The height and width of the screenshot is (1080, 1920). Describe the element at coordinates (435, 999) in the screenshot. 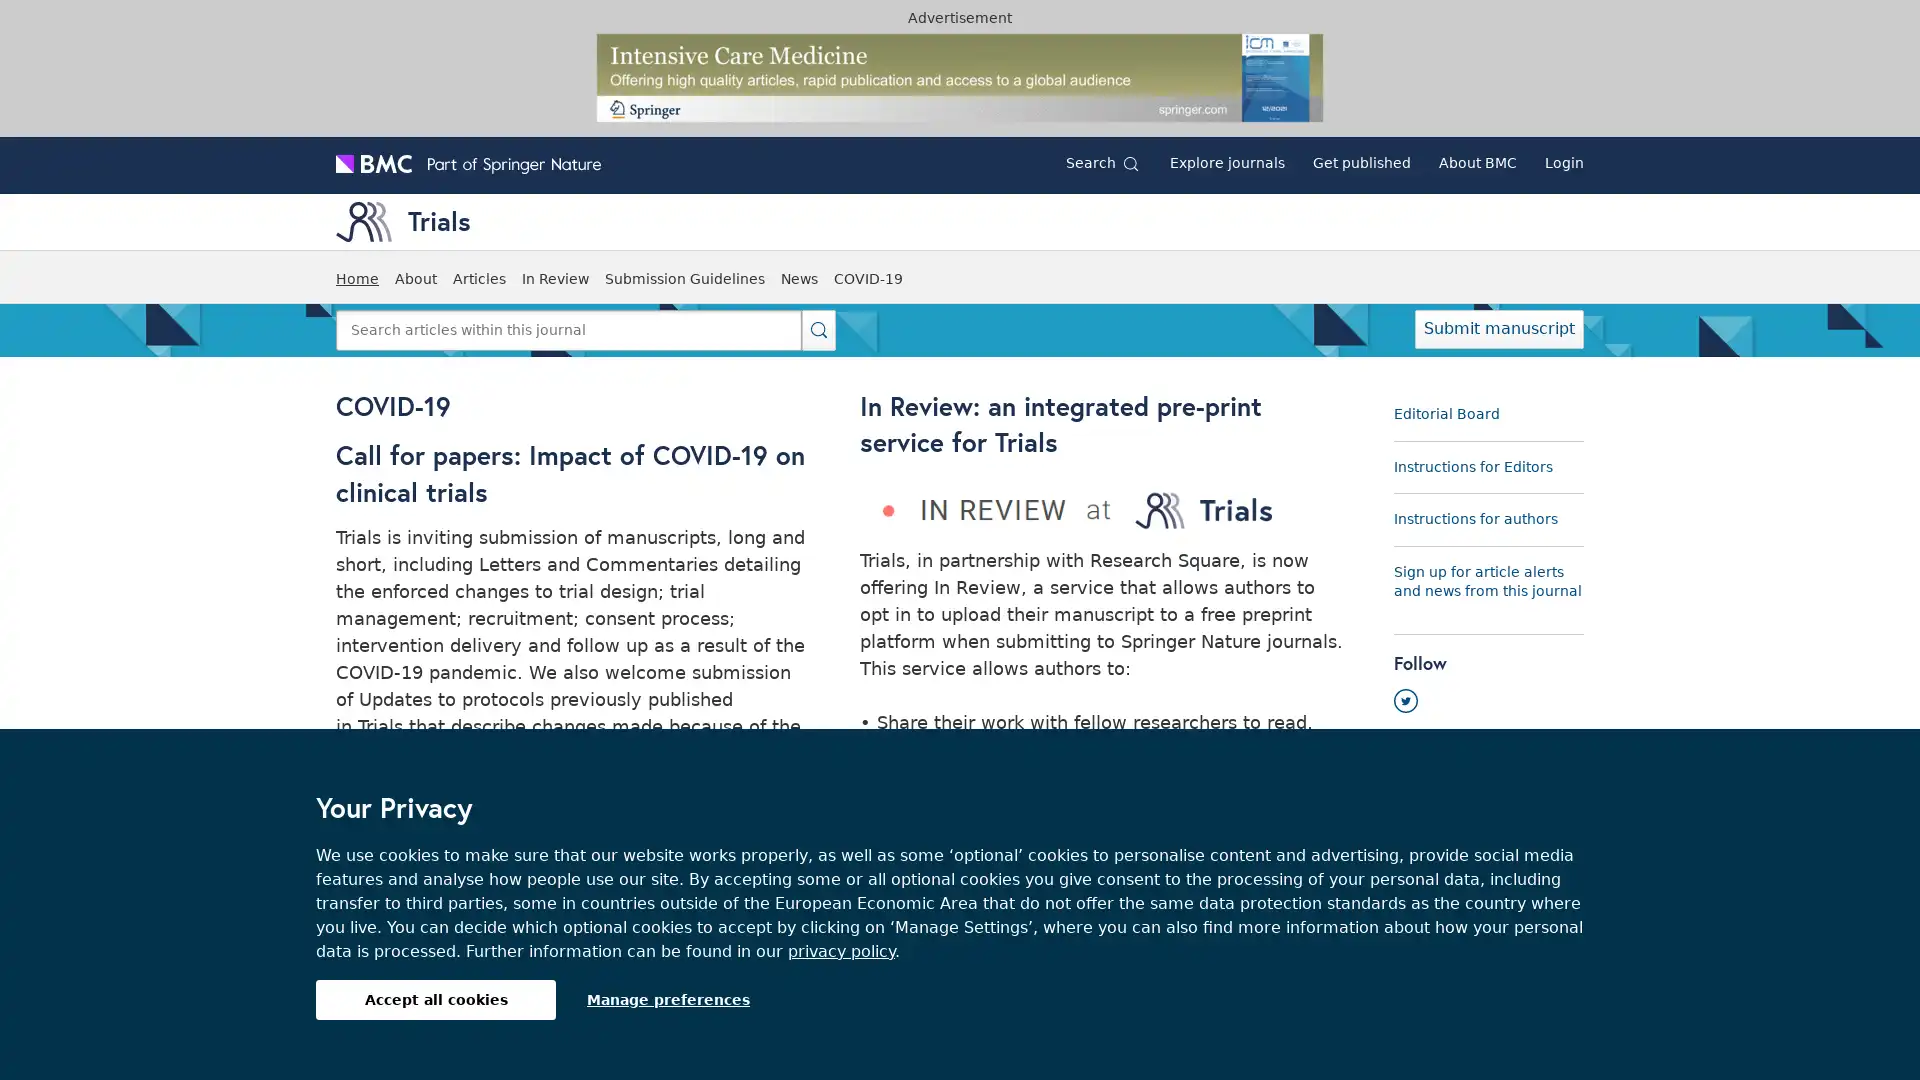

I see `Accept all cookies` at that location.